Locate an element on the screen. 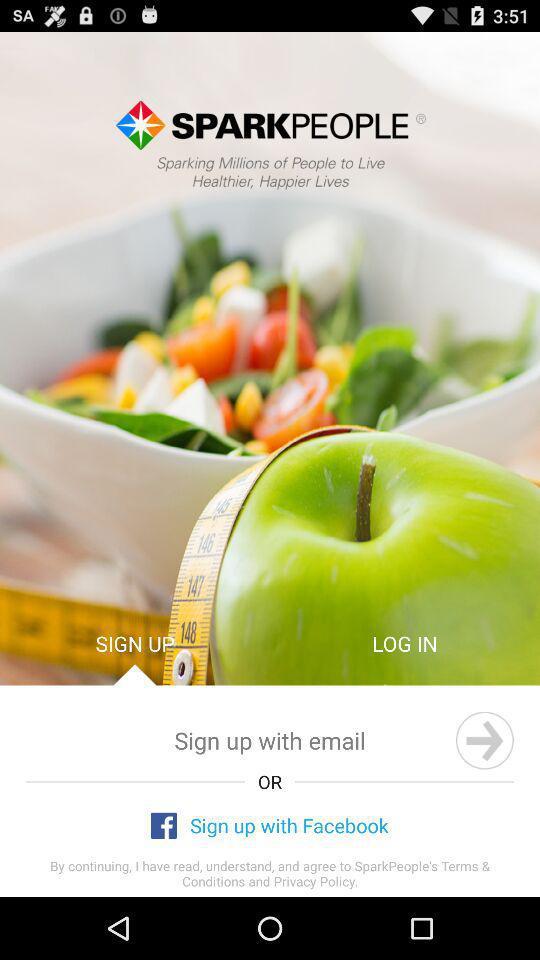  the arrow_forward icon is located at coordinates (483, 792).